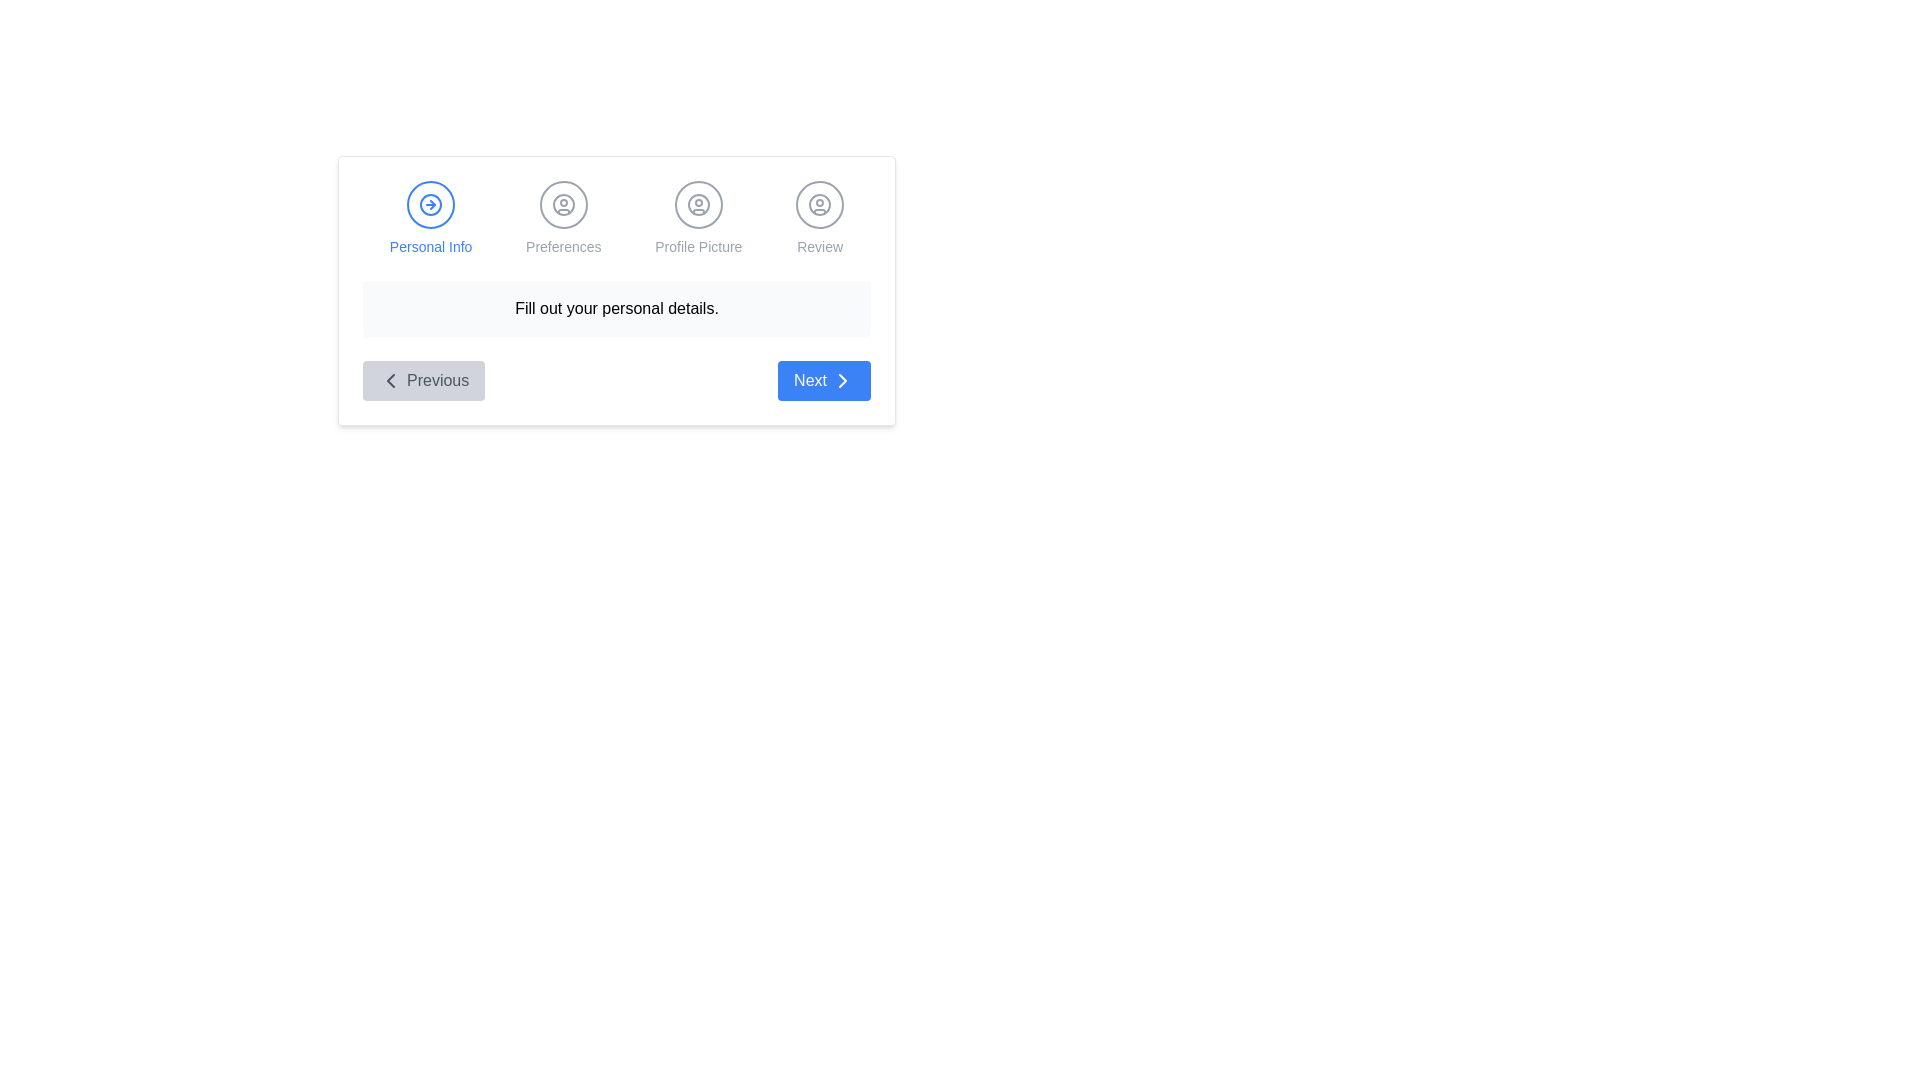 The image size is (1920, 1080). What do you see at coordinates (824, 381) in the screenshot?
I see `the 'Next' button, which is a blue button with rounded edges and white text, positioned at the bottom-right of the interface to progress forward` at bounding box center [824, 381].